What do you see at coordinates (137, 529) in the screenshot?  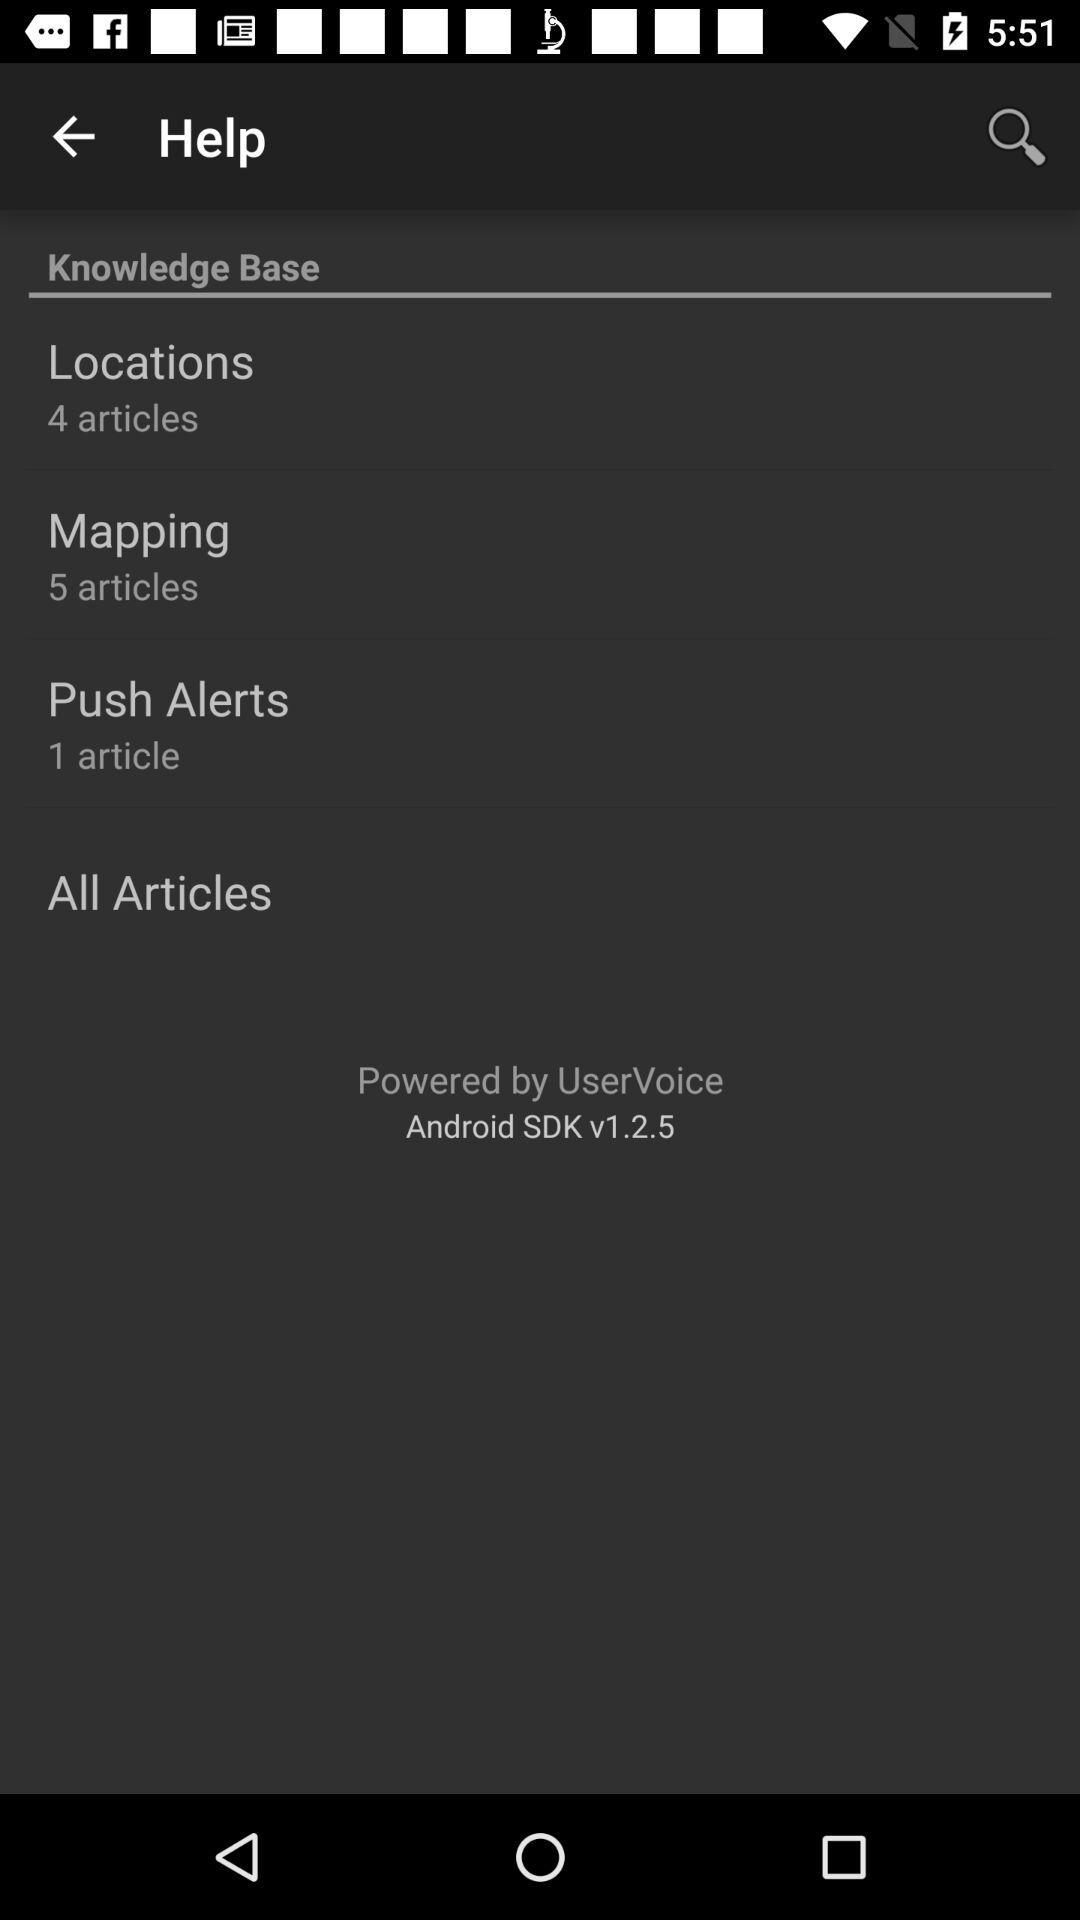 I see `icon above 5 articles item` at bounding box center [137, 529].